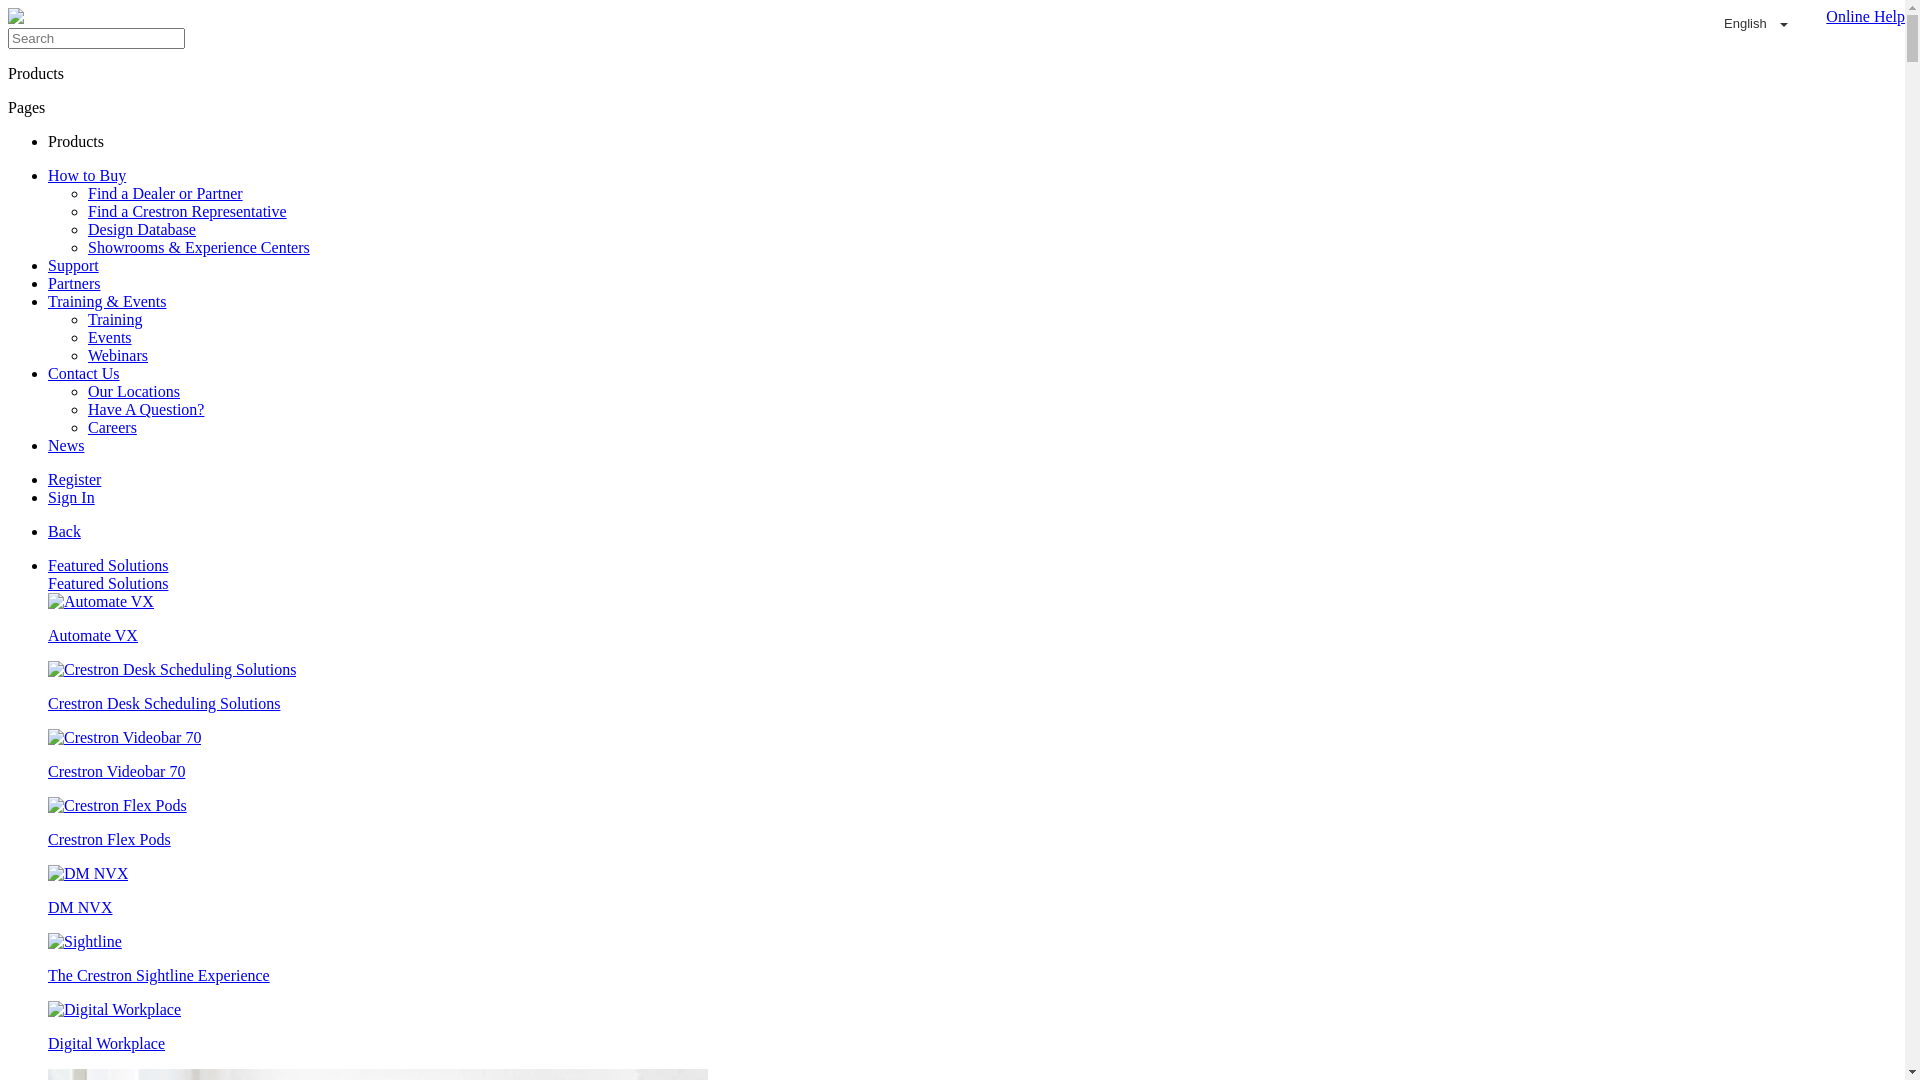  Describe the element at coordinates (82, 373) in the screenshot. I see `'Contact Us'` at that location.